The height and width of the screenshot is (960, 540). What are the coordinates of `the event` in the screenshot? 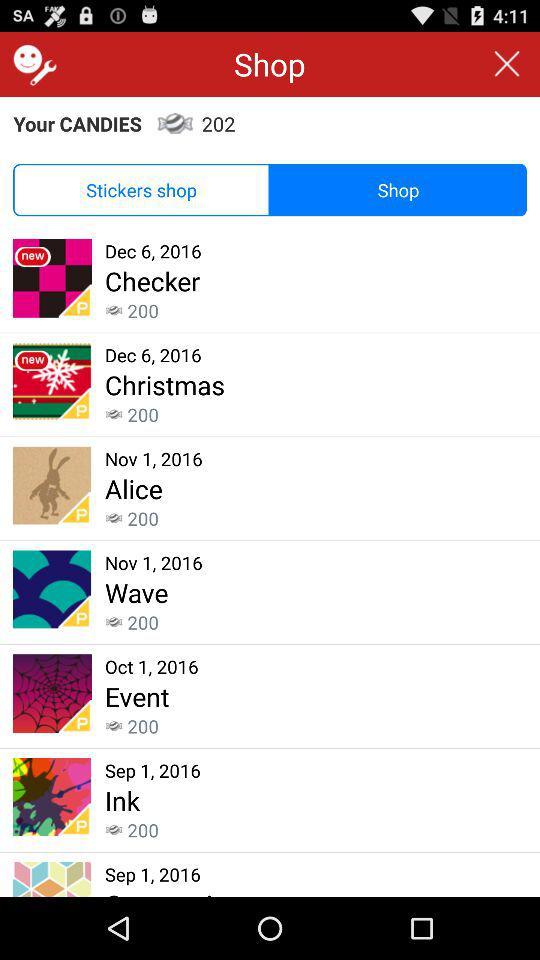 It's located at (136, 696).